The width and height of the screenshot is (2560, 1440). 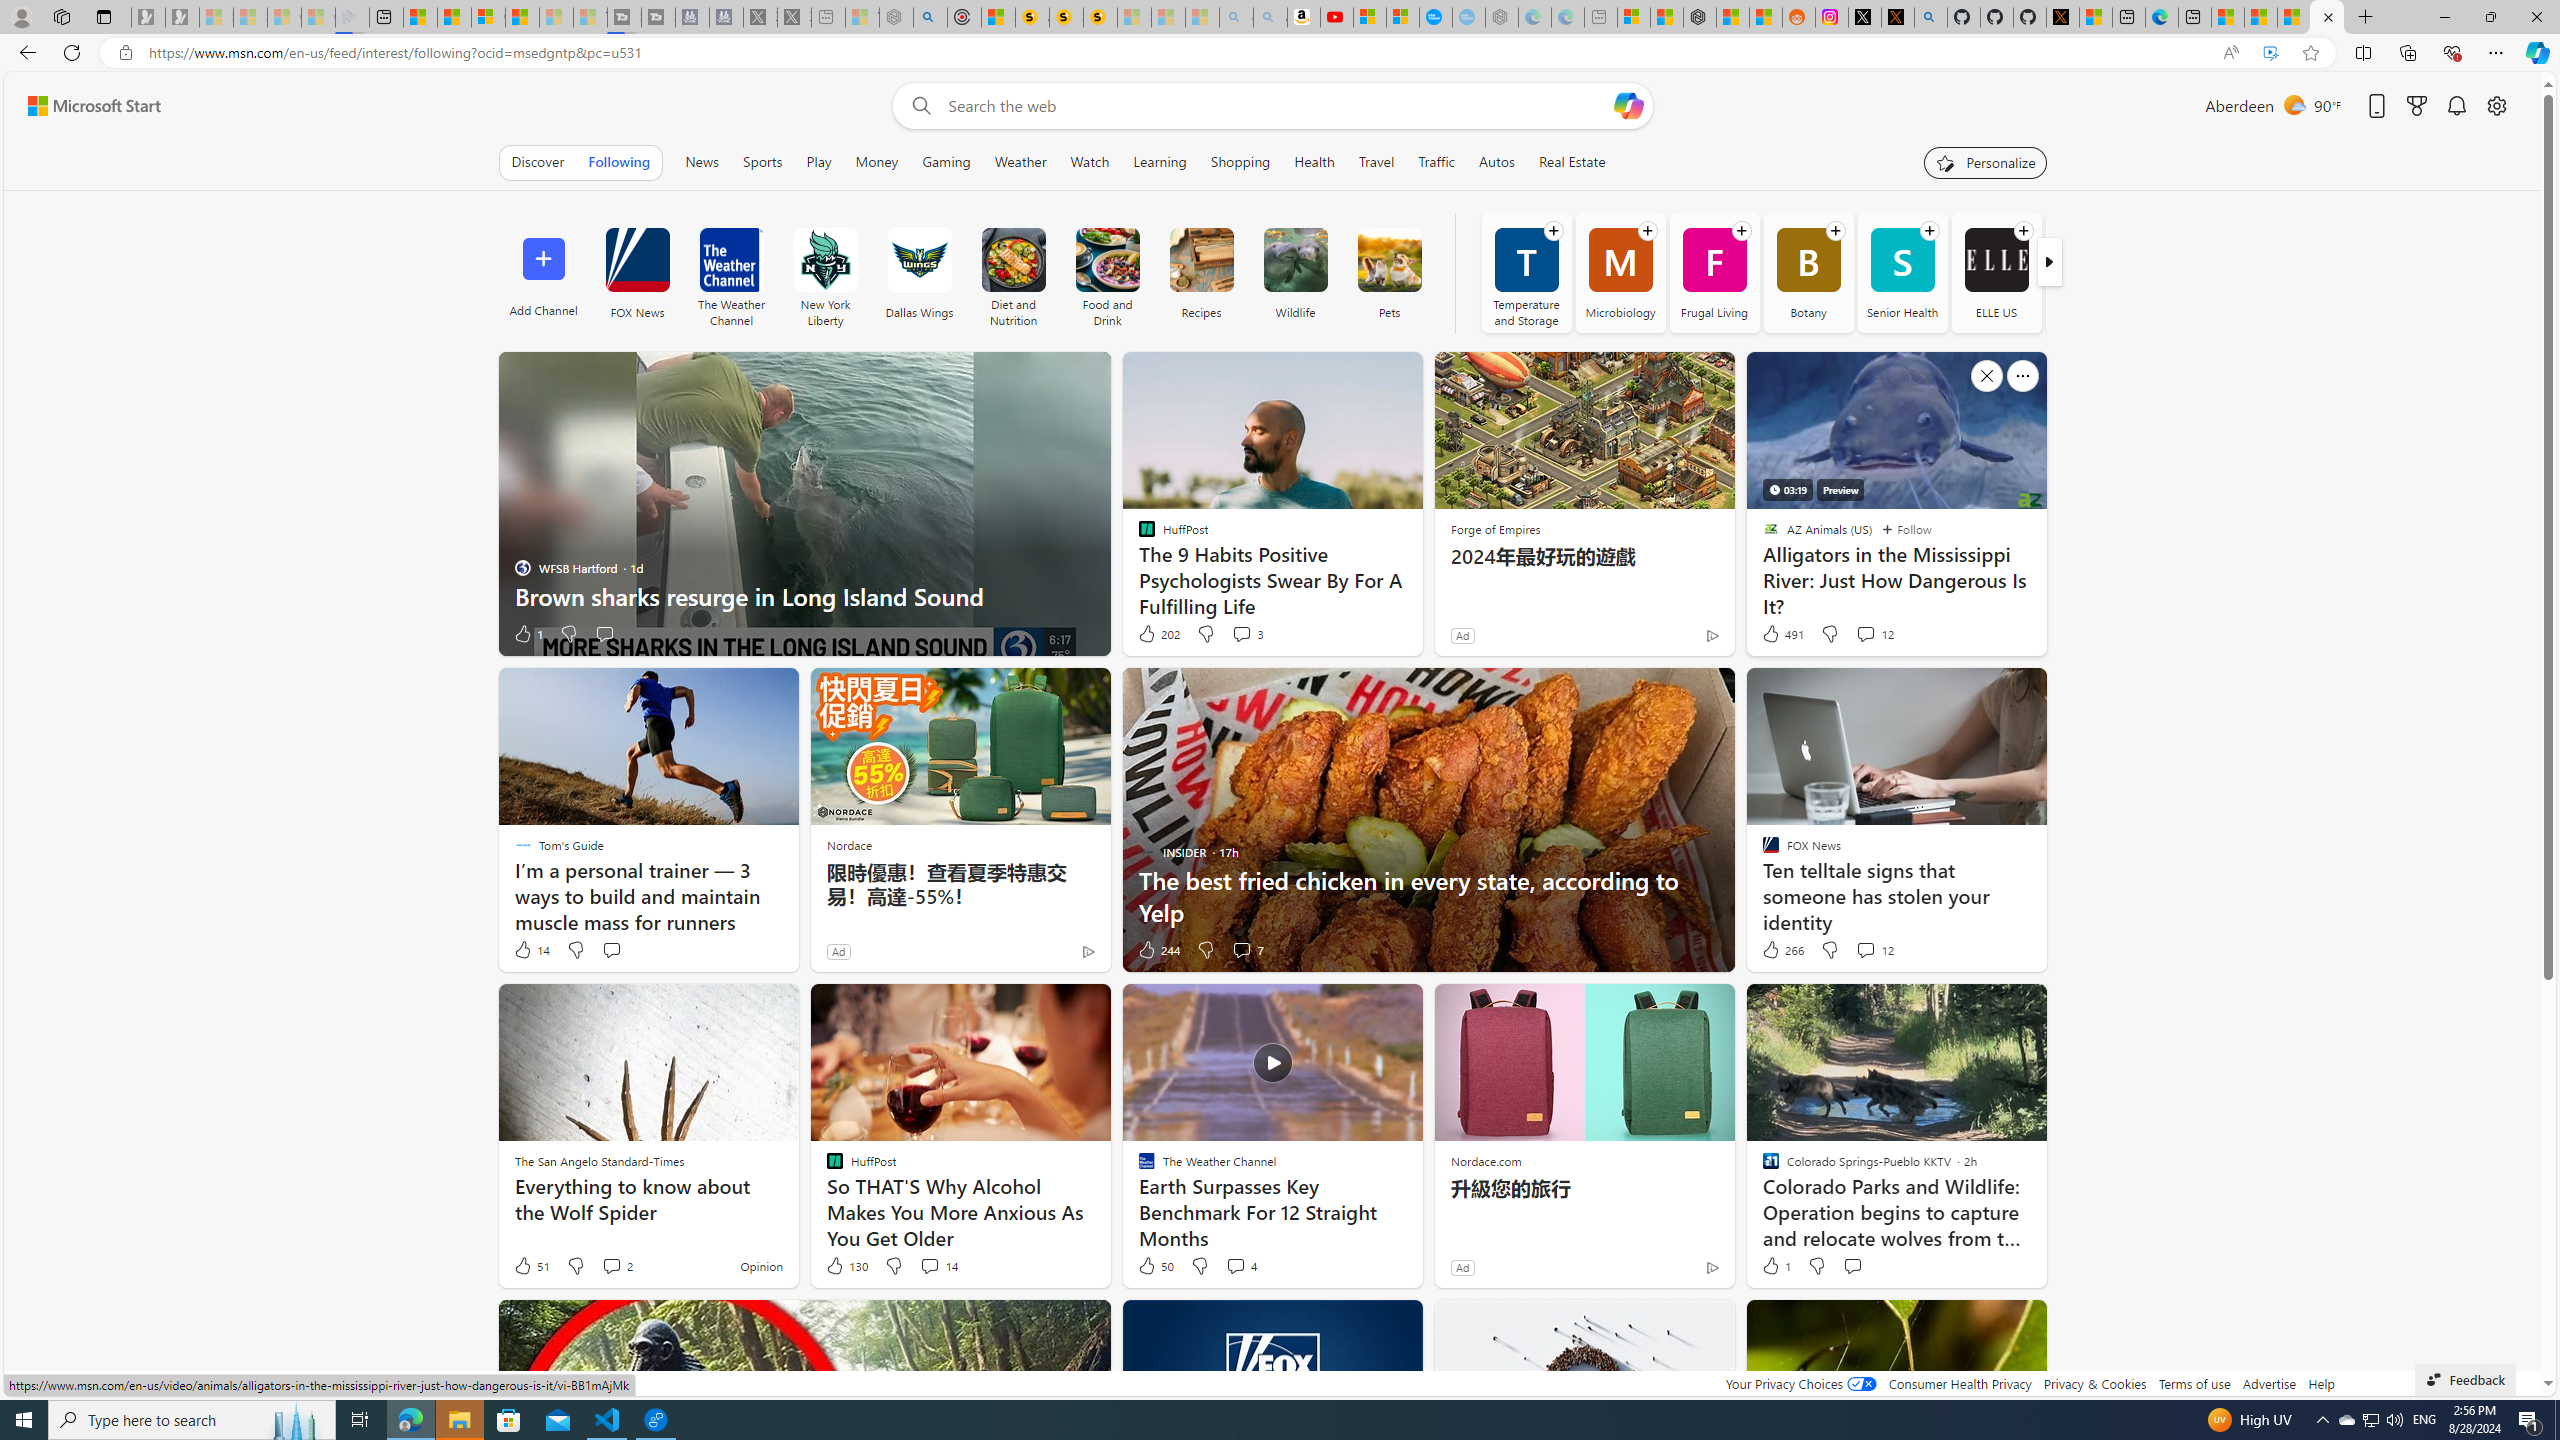 I want to click on 'The most popular Google ', so click(x=1468, y=16).